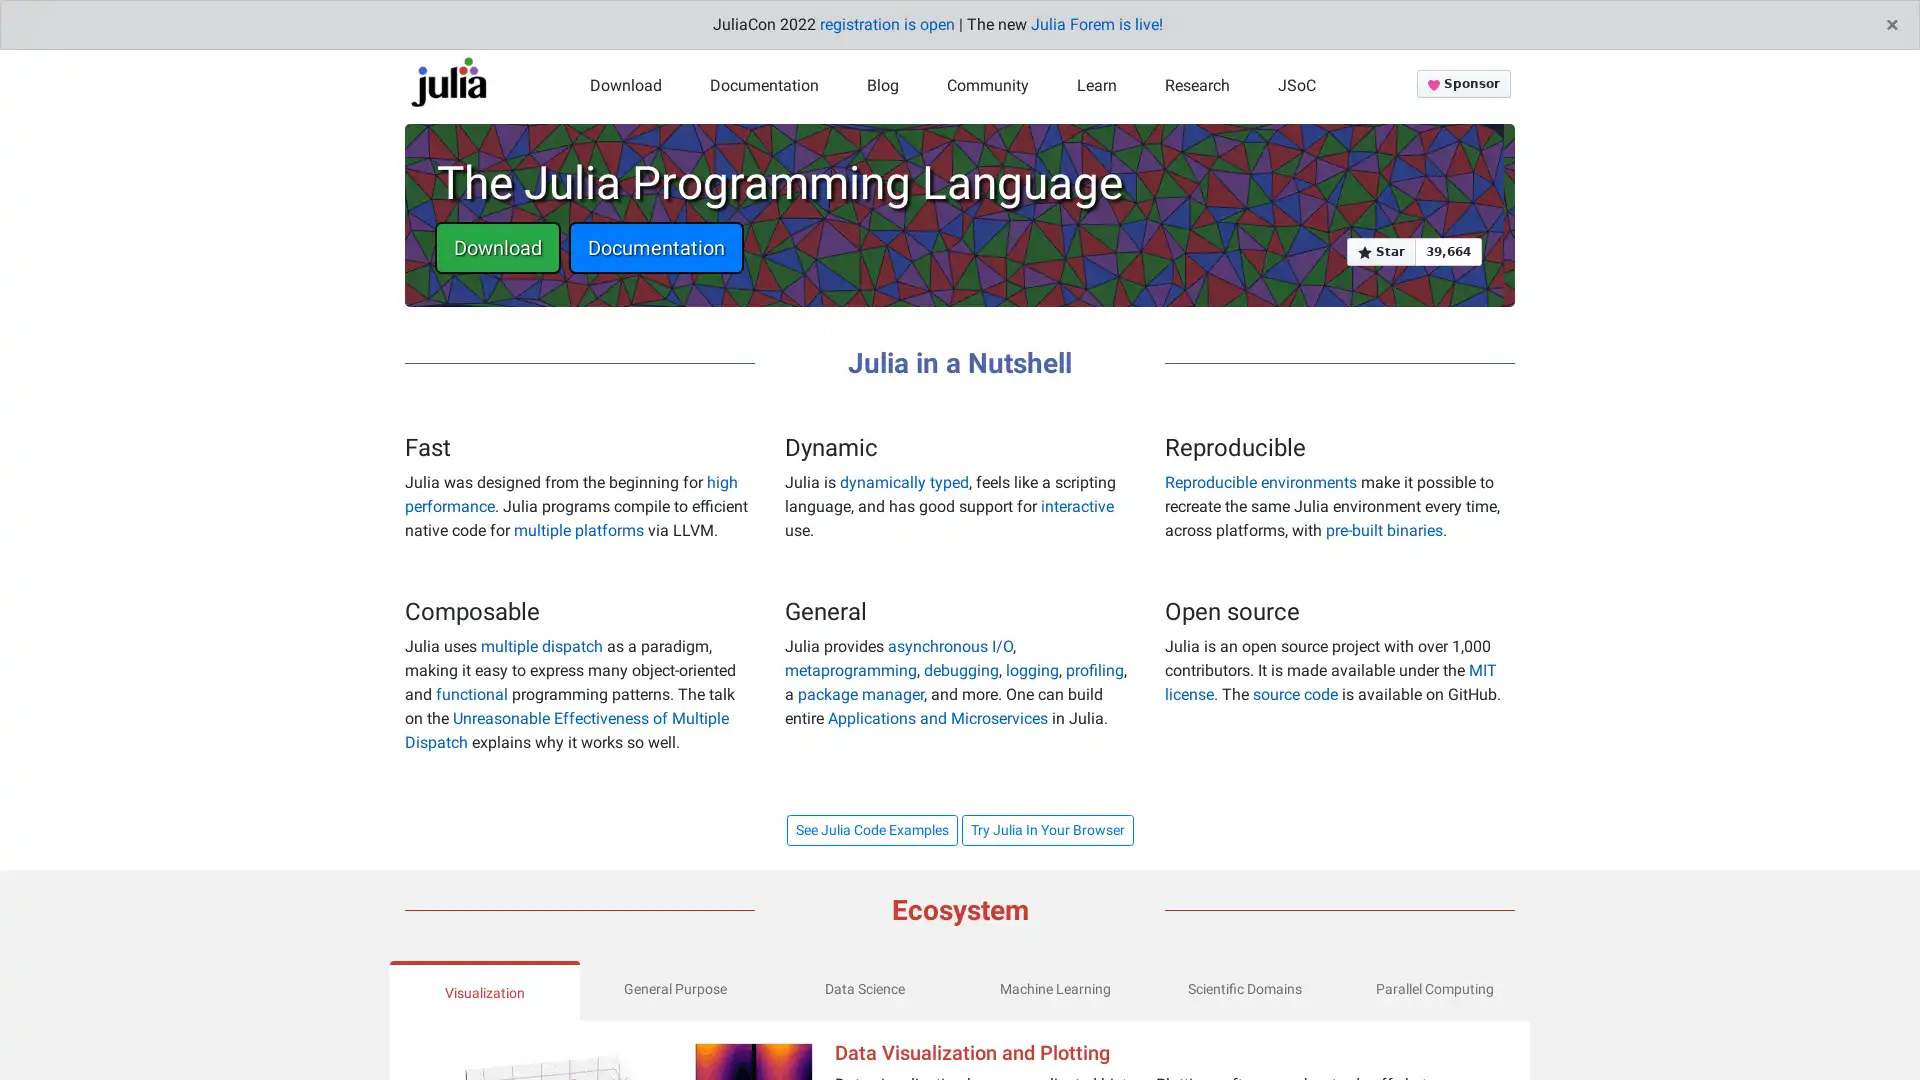 The width and height of the screenshot is (1920, 1080). What do you see at coordinates (1891, 24) in the screenshot?
I see `Close` at bounding box center [1891, 24].